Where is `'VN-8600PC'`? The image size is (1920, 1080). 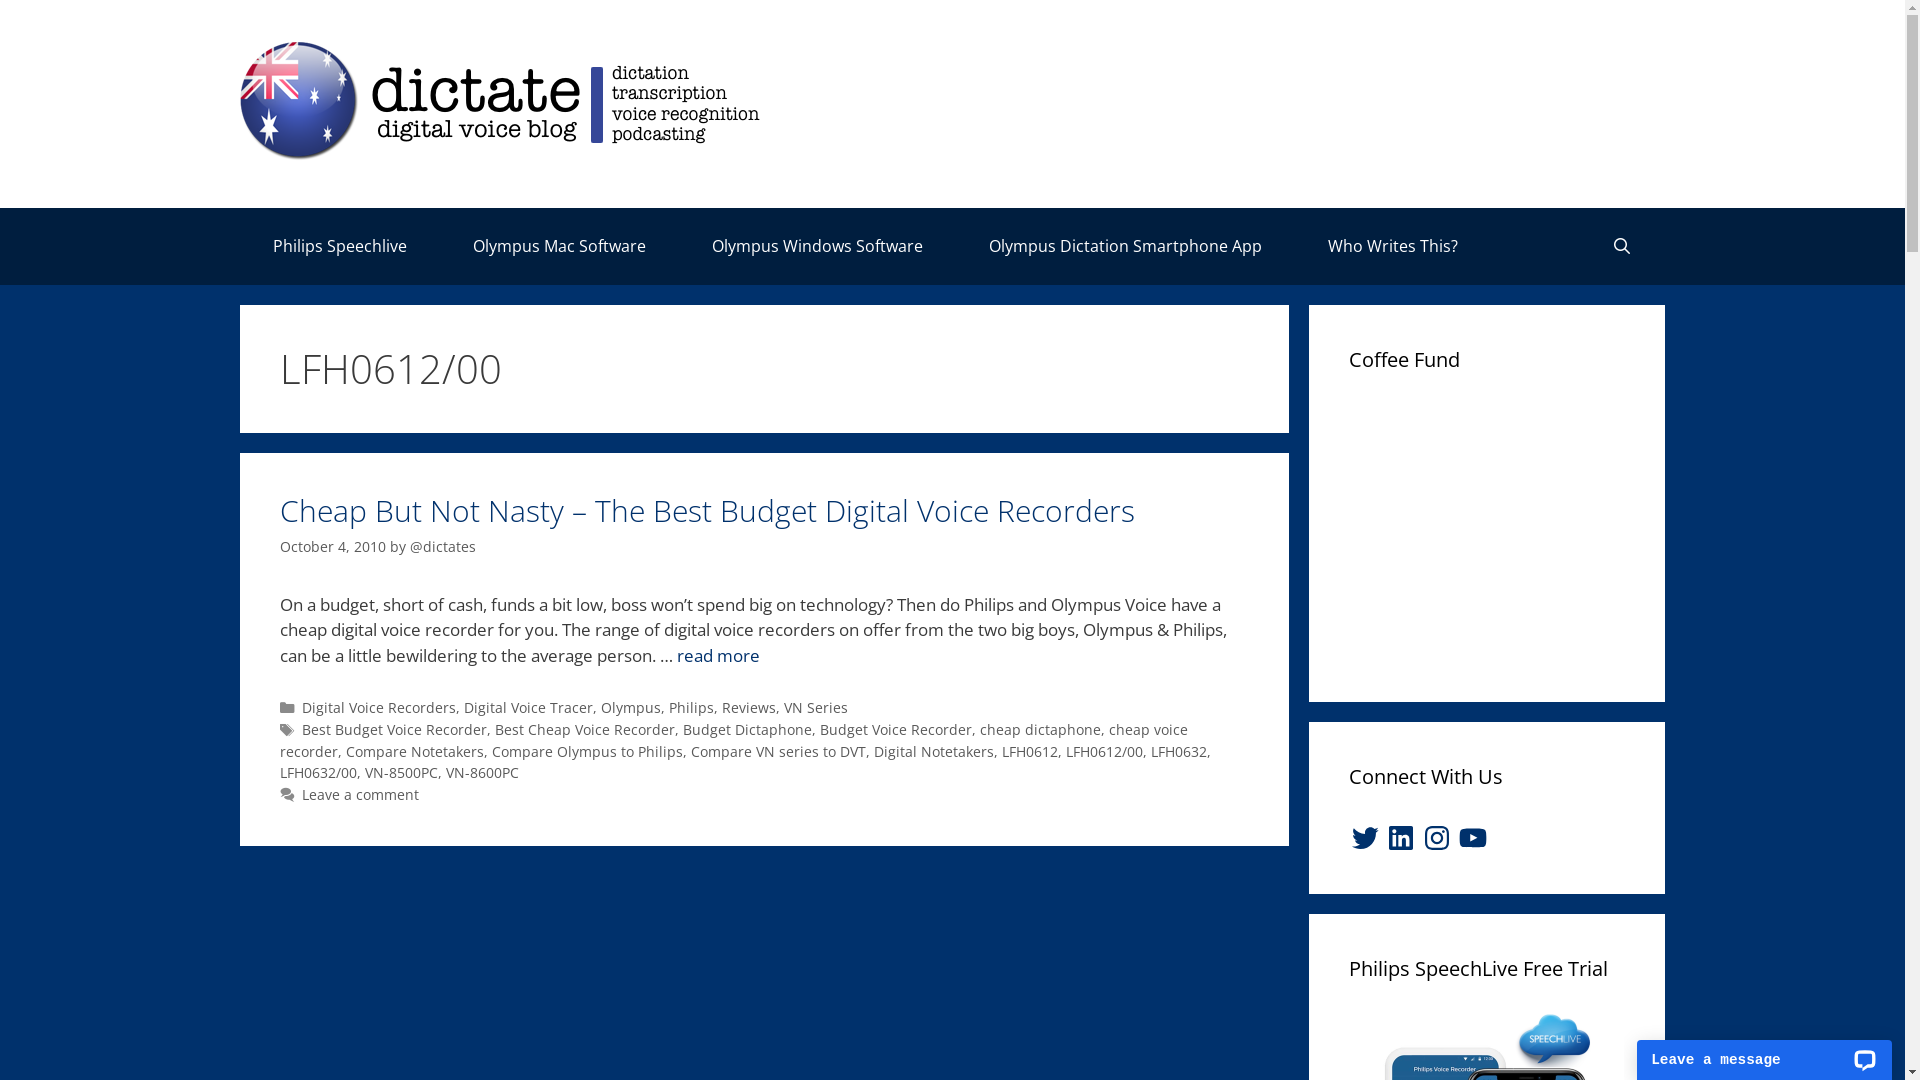
'VN-8600PC' is located at coordinates (482, 771).